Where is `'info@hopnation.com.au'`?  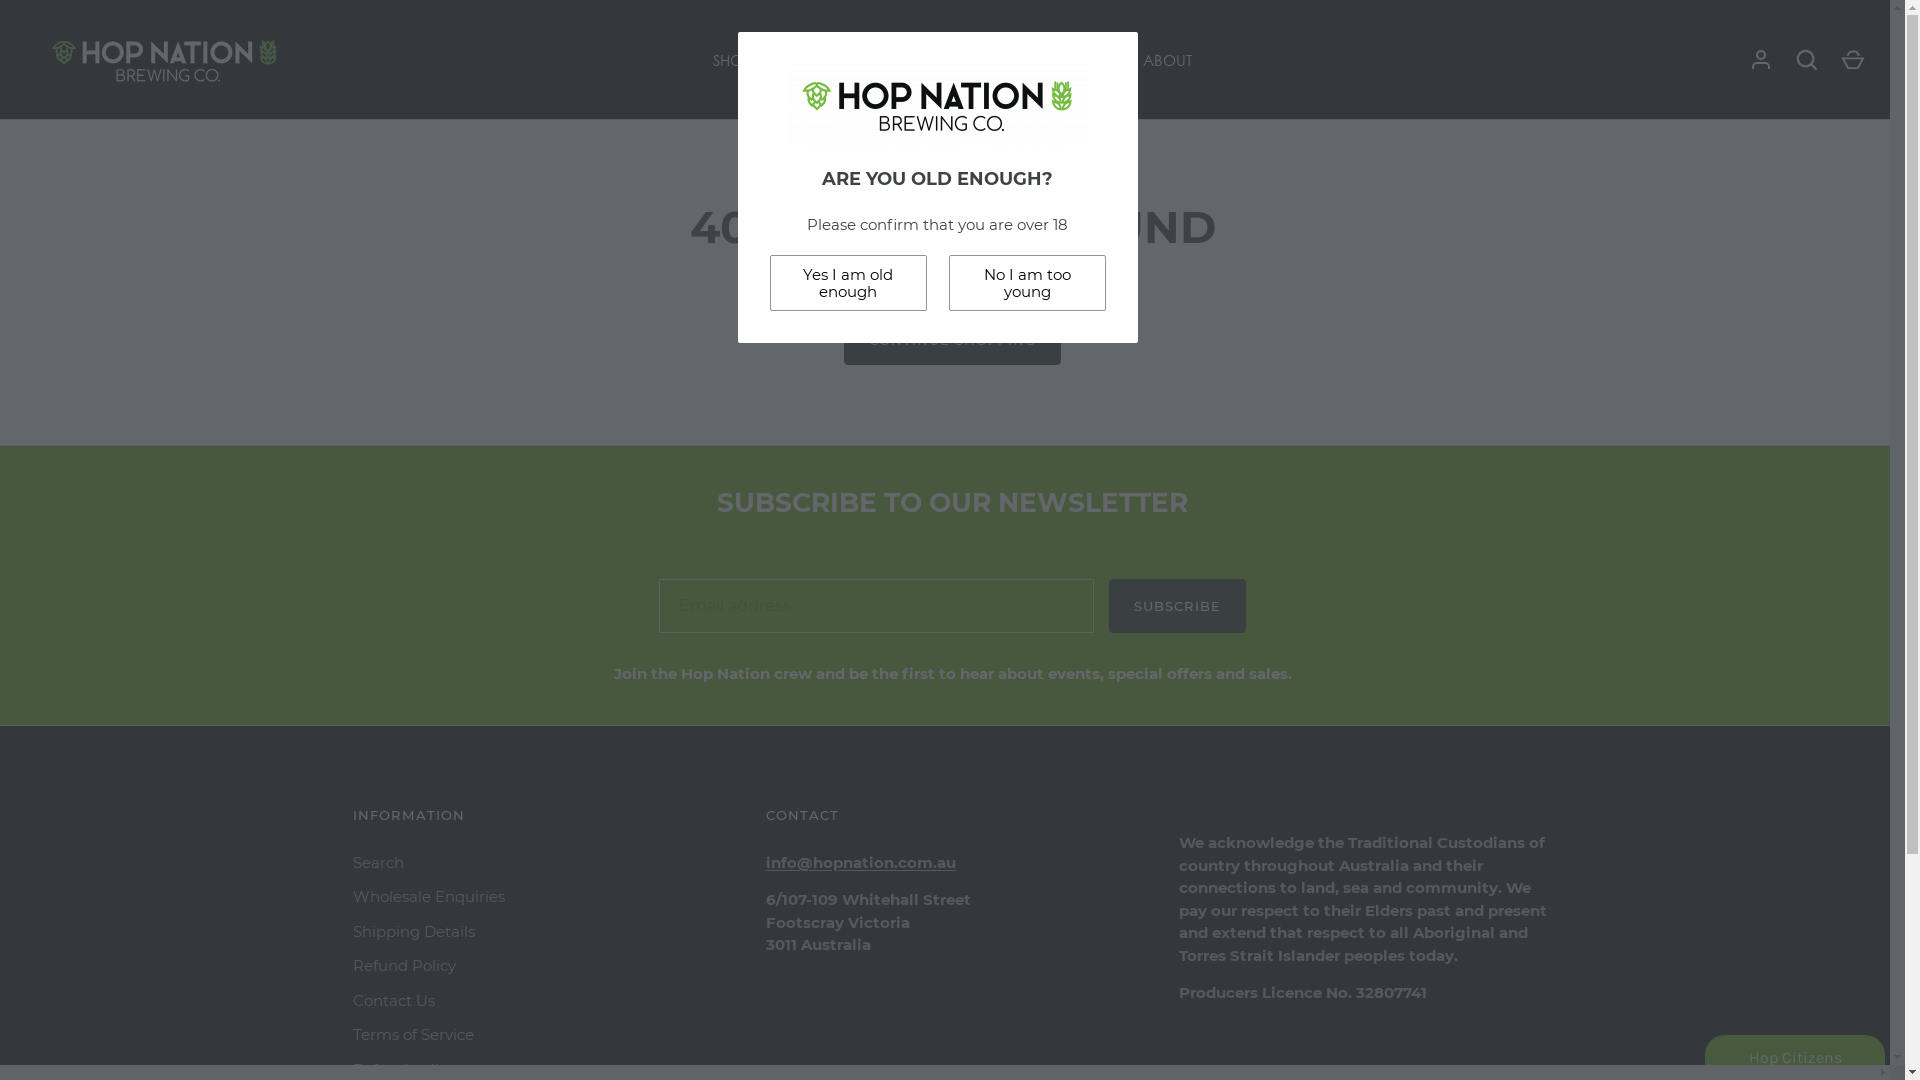
'info@hopnation.com.au' is located at coordinates (860, 861).